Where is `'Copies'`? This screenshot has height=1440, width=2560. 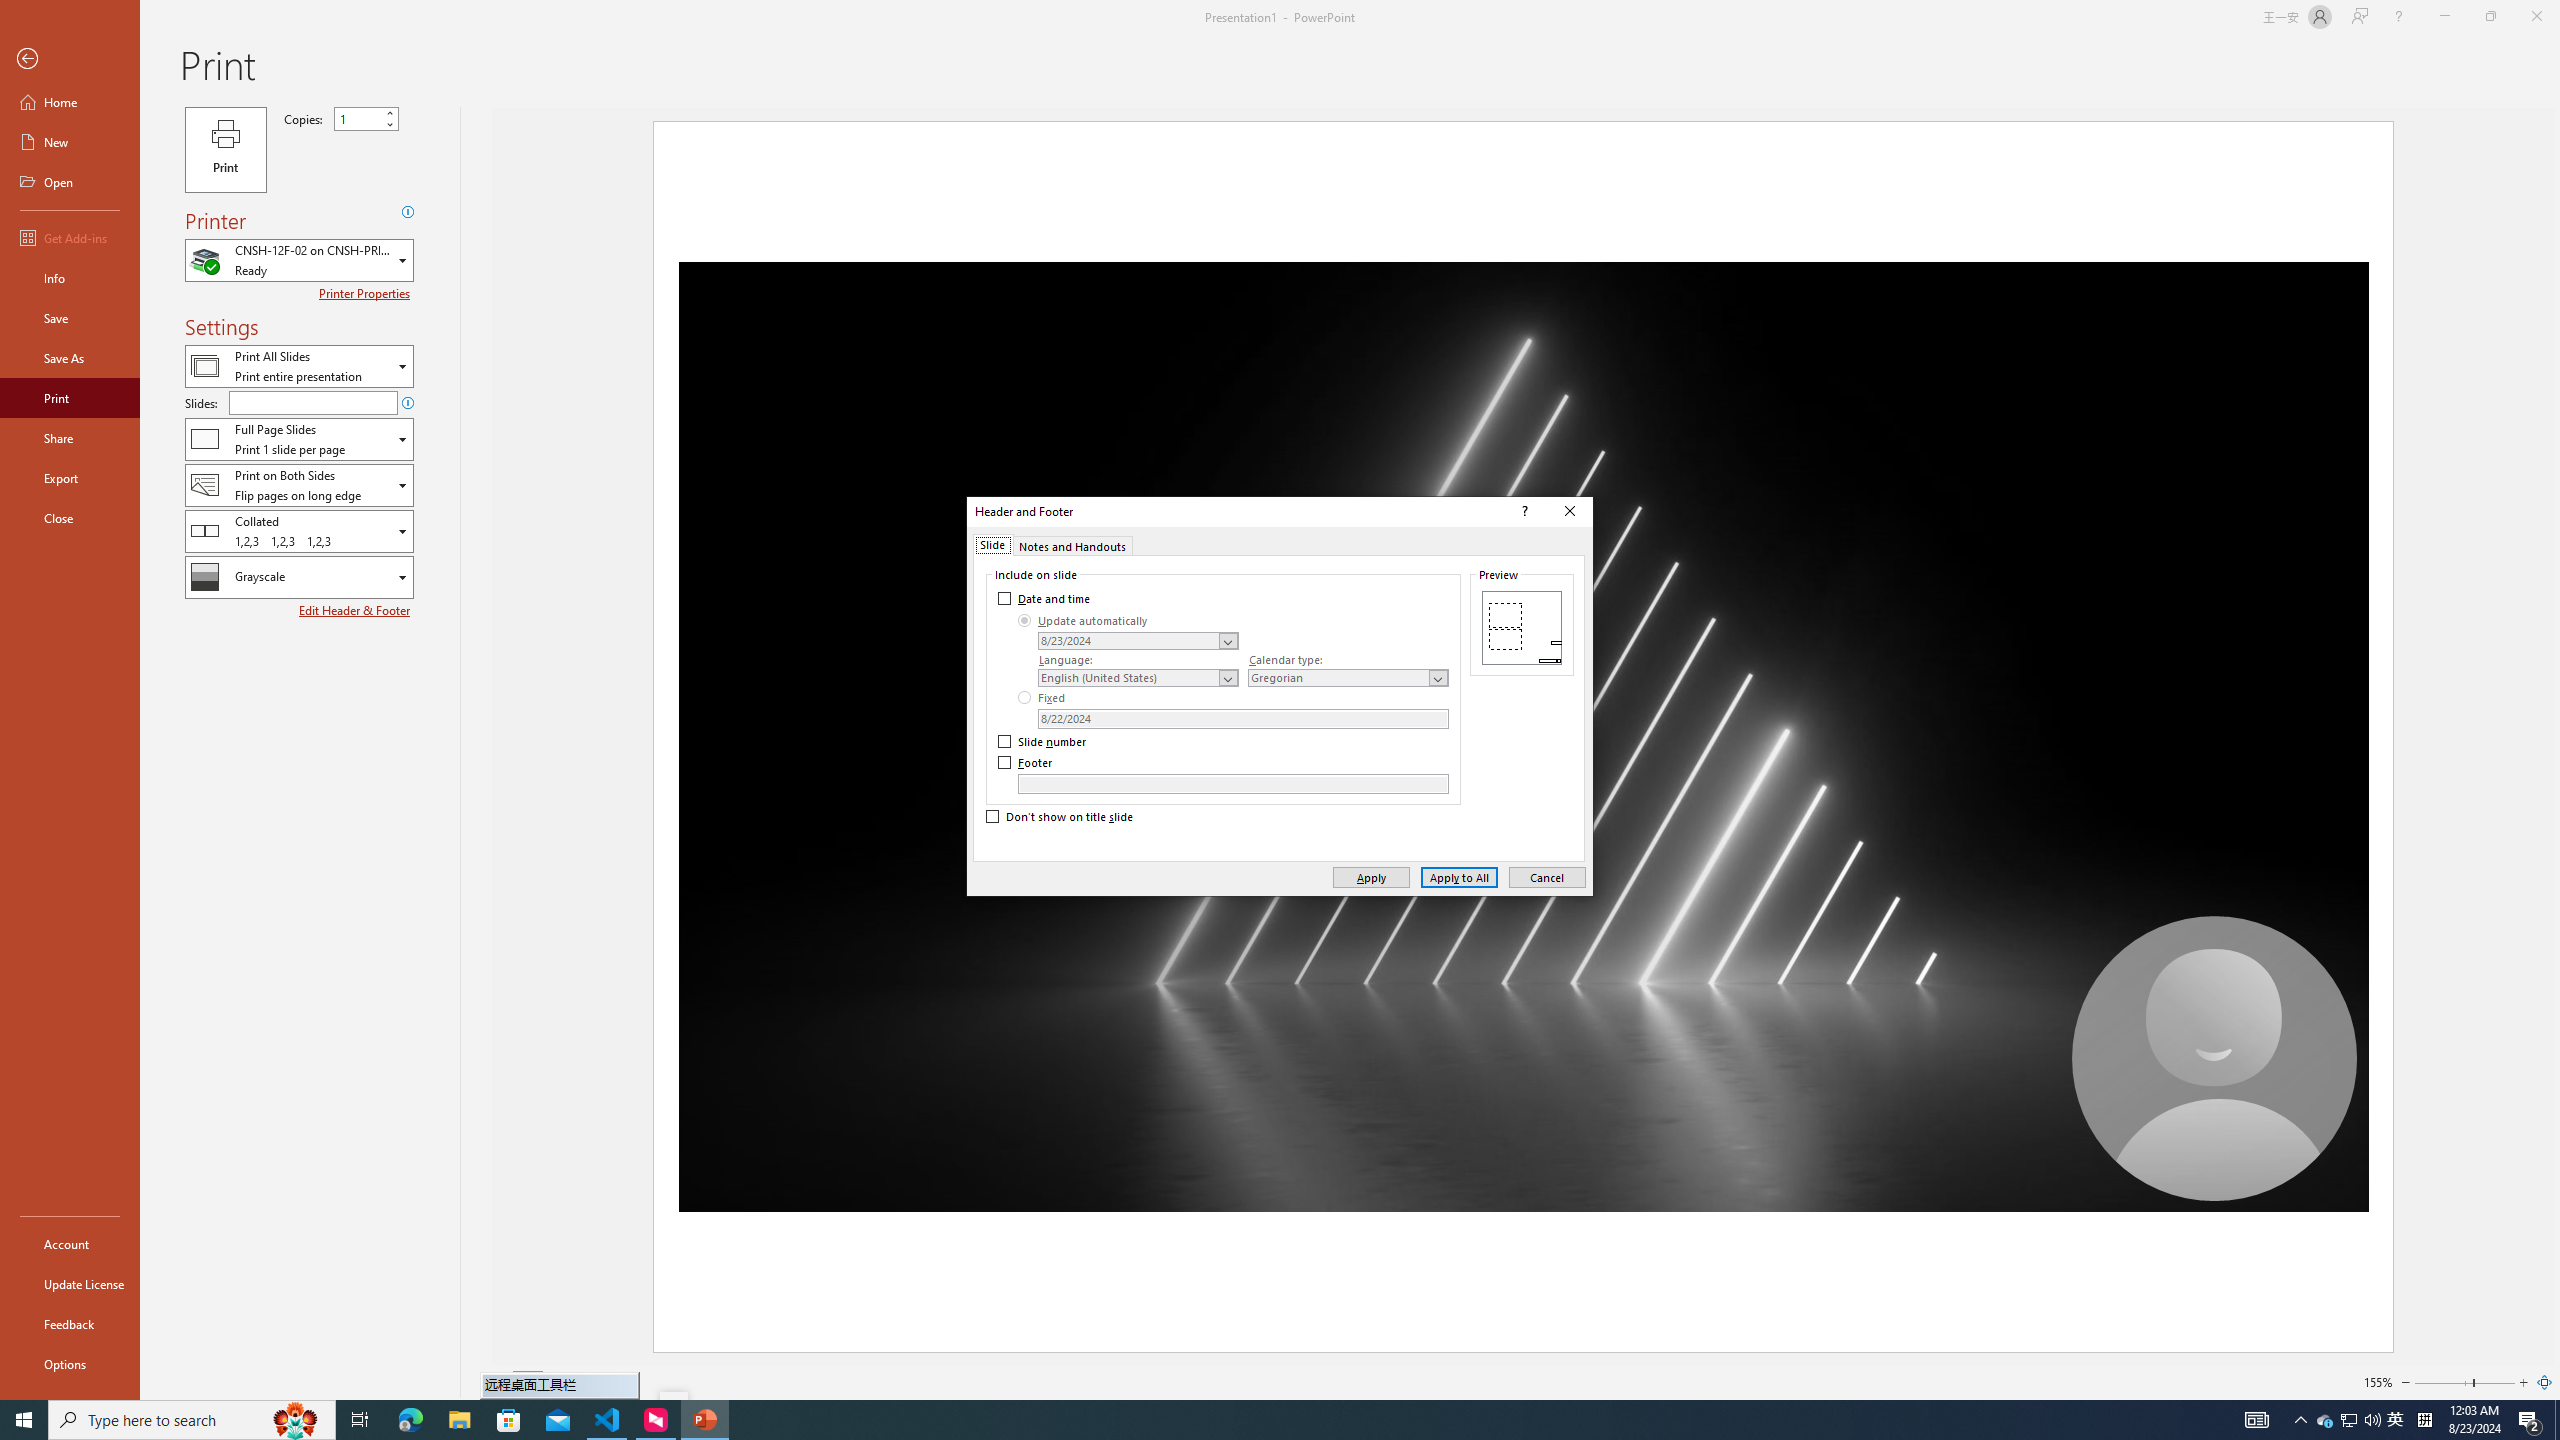 'Copies' is located at coordinates (358, 118).